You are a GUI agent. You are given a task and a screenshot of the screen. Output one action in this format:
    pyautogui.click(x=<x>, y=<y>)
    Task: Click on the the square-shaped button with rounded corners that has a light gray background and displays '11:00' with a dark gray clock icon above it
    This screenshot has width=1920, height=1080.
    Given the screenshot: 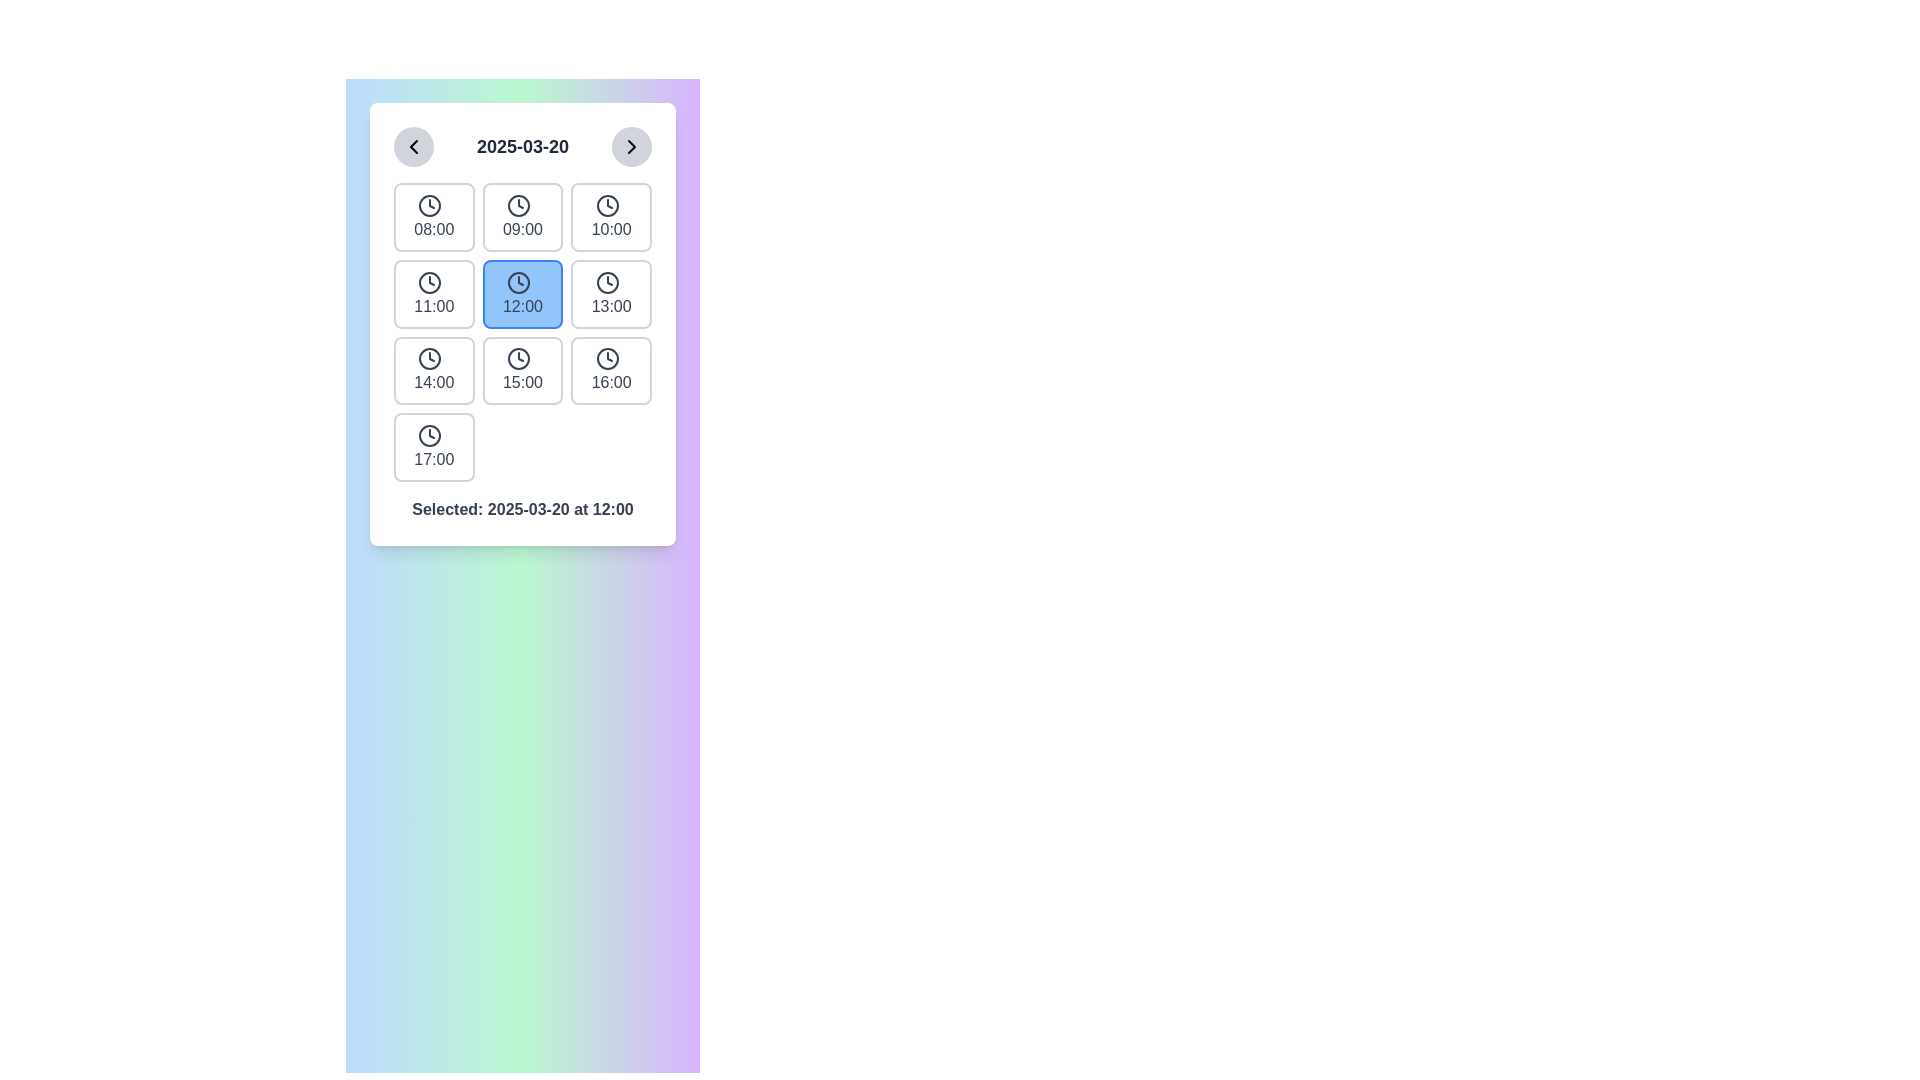 What is the action you would take?
    pyautogui.click(x=433, y=294)
    